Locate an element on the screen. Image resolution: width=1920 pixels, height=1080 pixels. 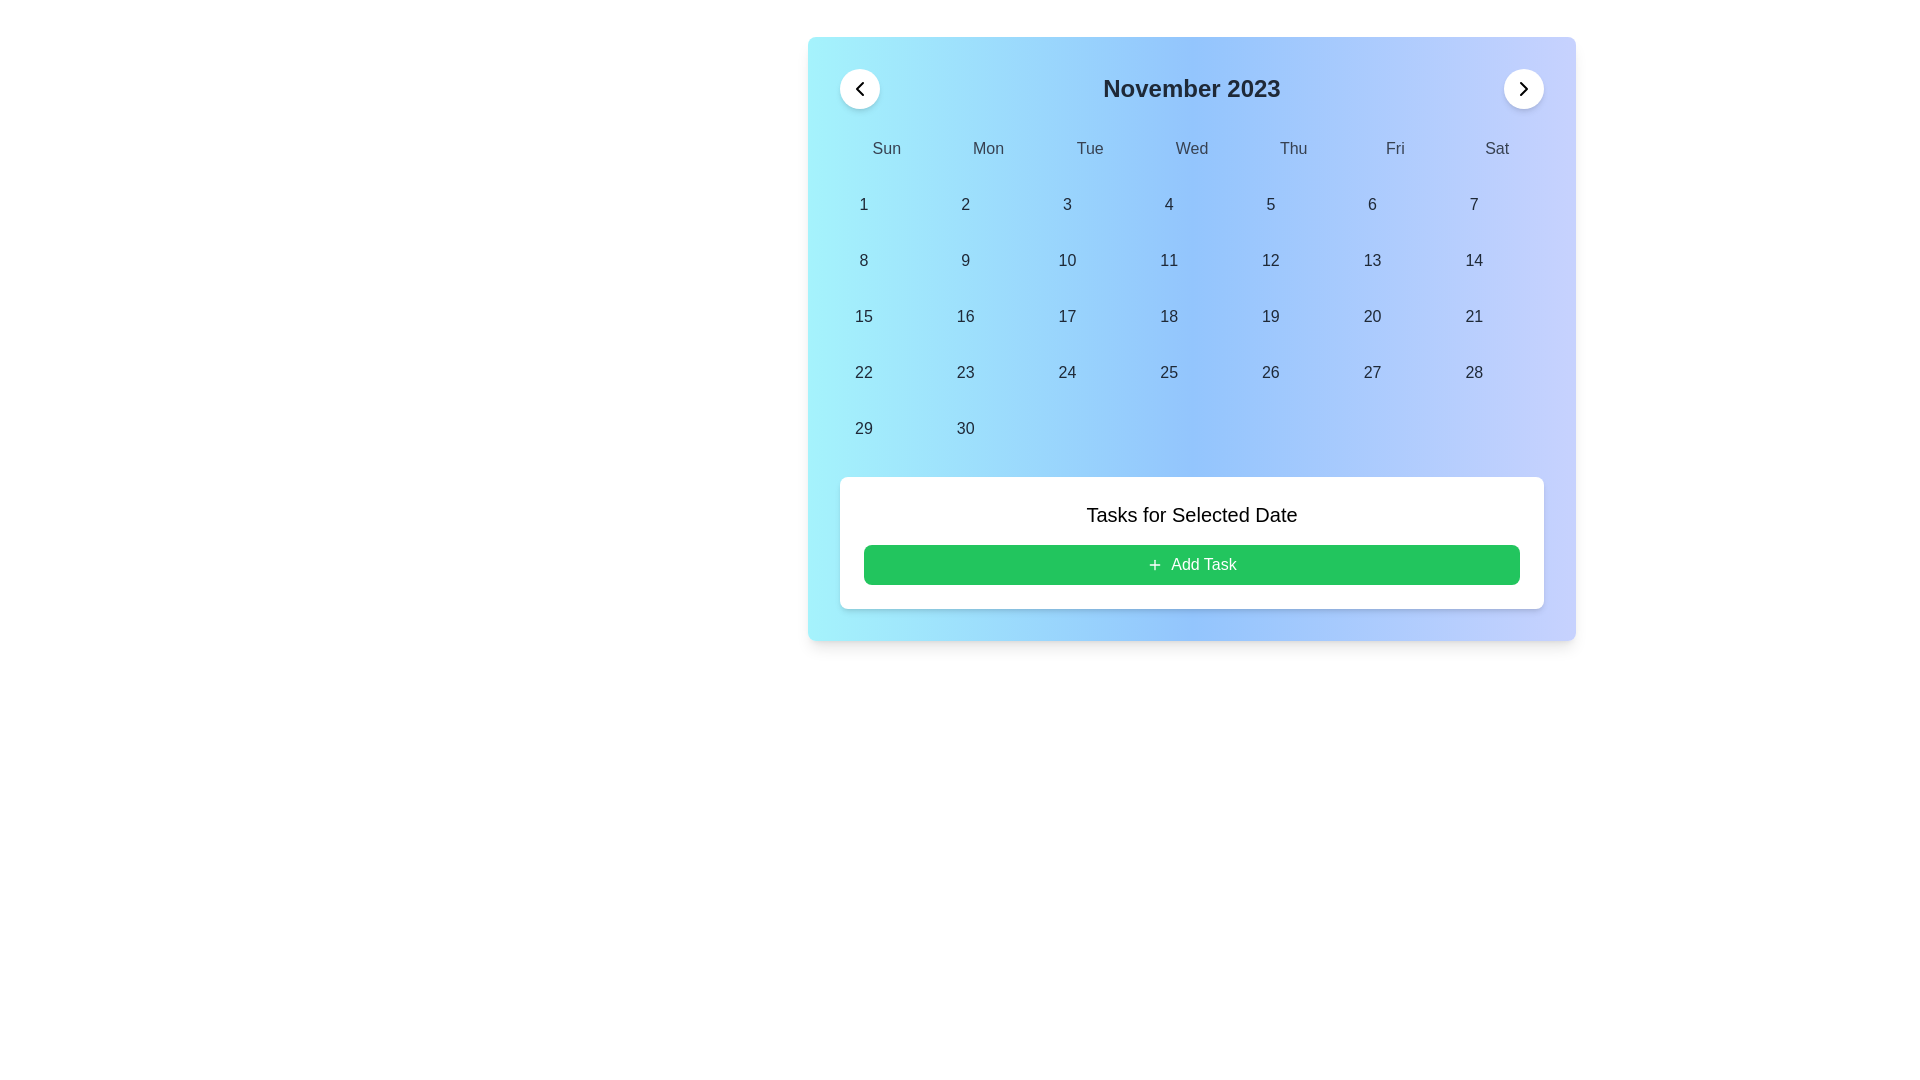
the text label representing 'Wednesday', which is the fourth element in the sequence of days displayed in the calendar interface is located at coordinates (1191, 148).